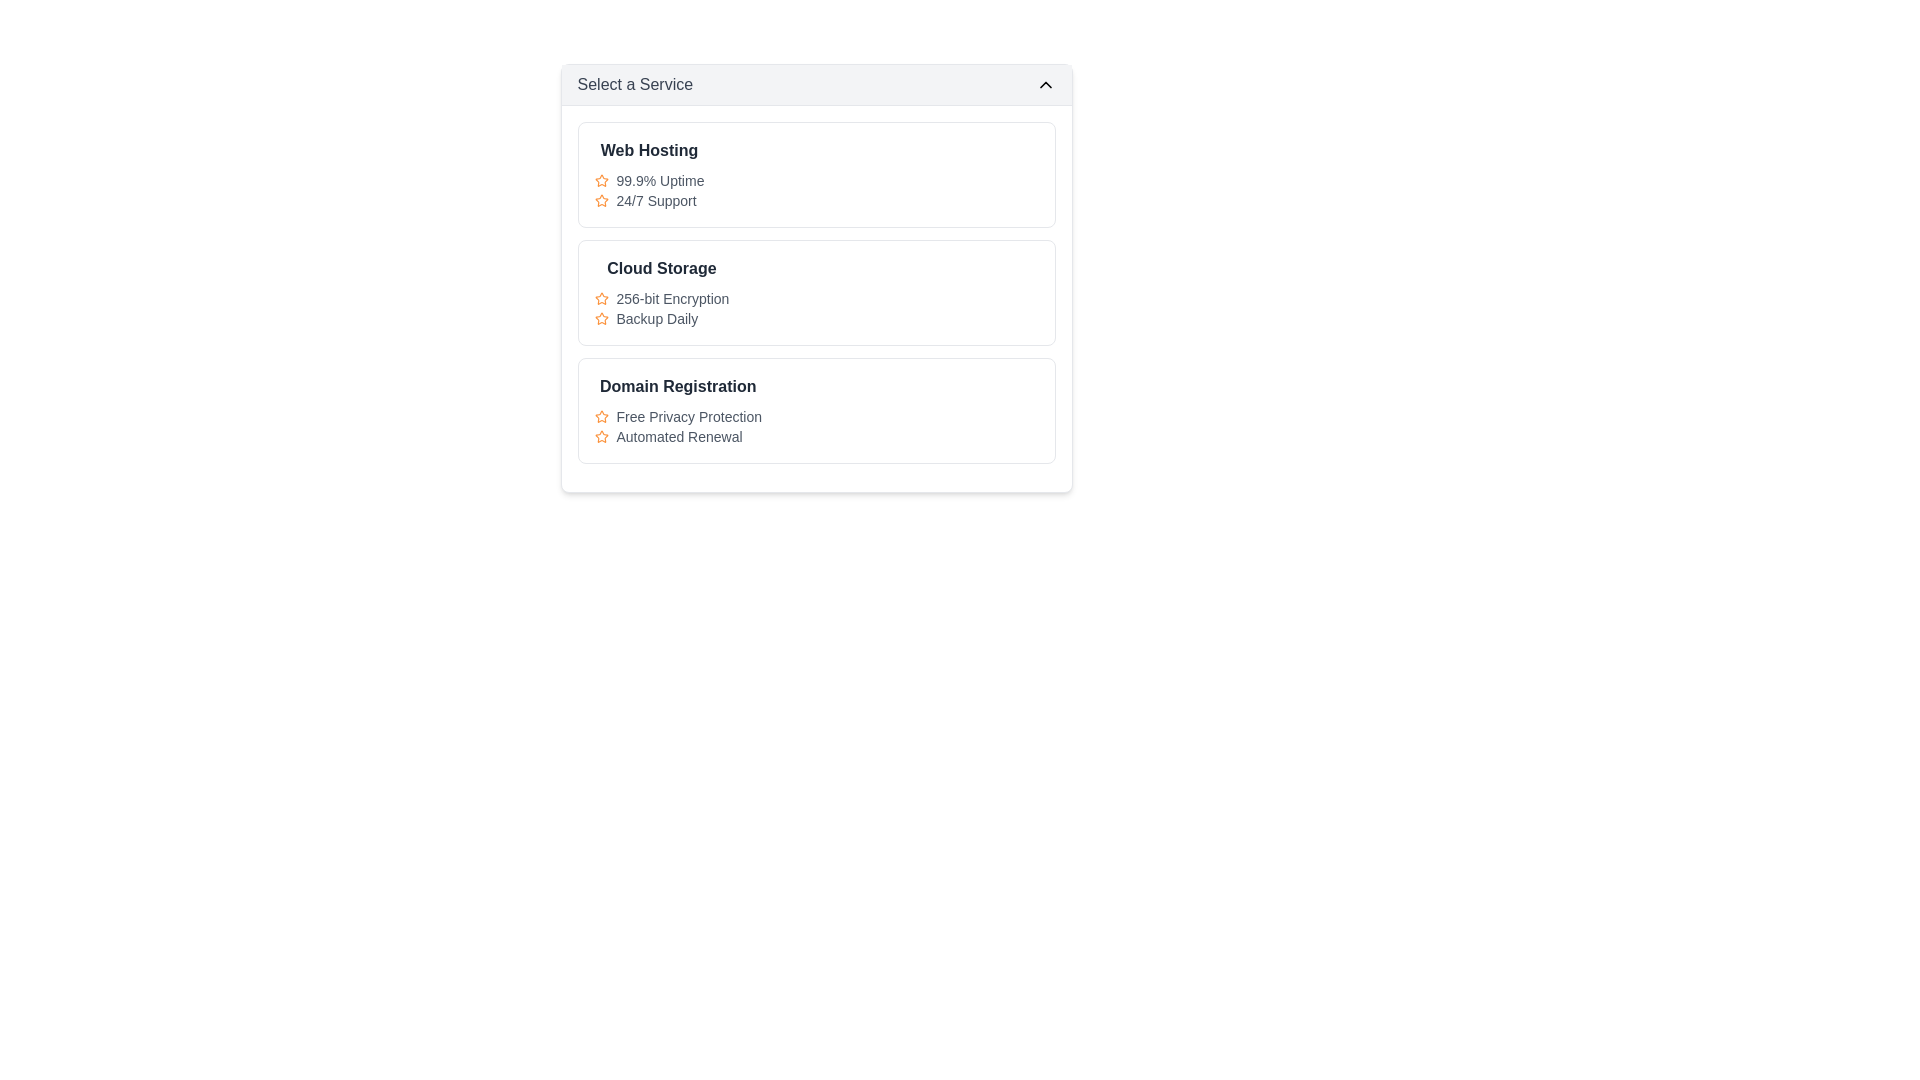 Image resolution: width=1920 pixels, height=1080 pixels. I want to click on the orange star-shaped icon located to the left of the text 'Automated Renewal' in the 'Domain Registration' section, so click(600, 435).